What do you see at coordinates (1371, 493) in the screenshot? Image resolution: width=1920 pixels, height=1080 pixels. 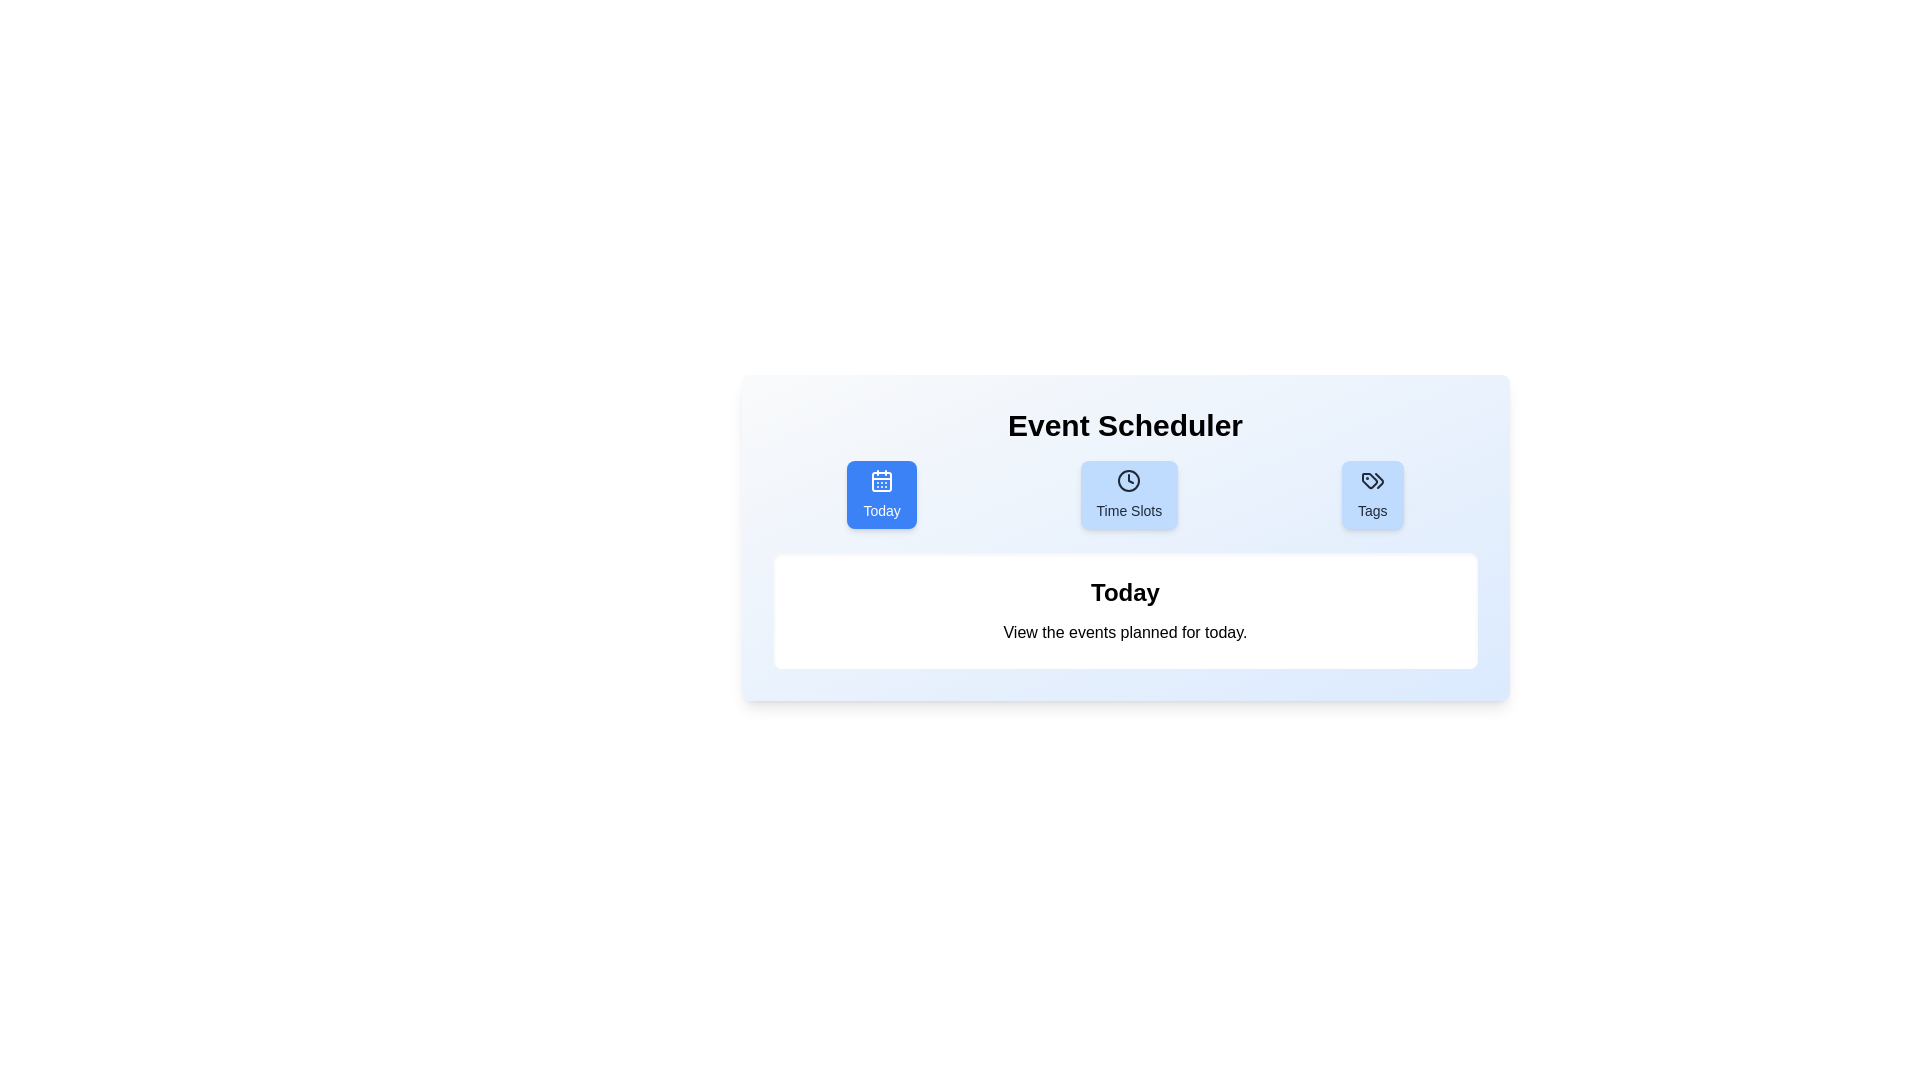 I see `the tab button labeled Tags` at bounding box center [1371, 493].